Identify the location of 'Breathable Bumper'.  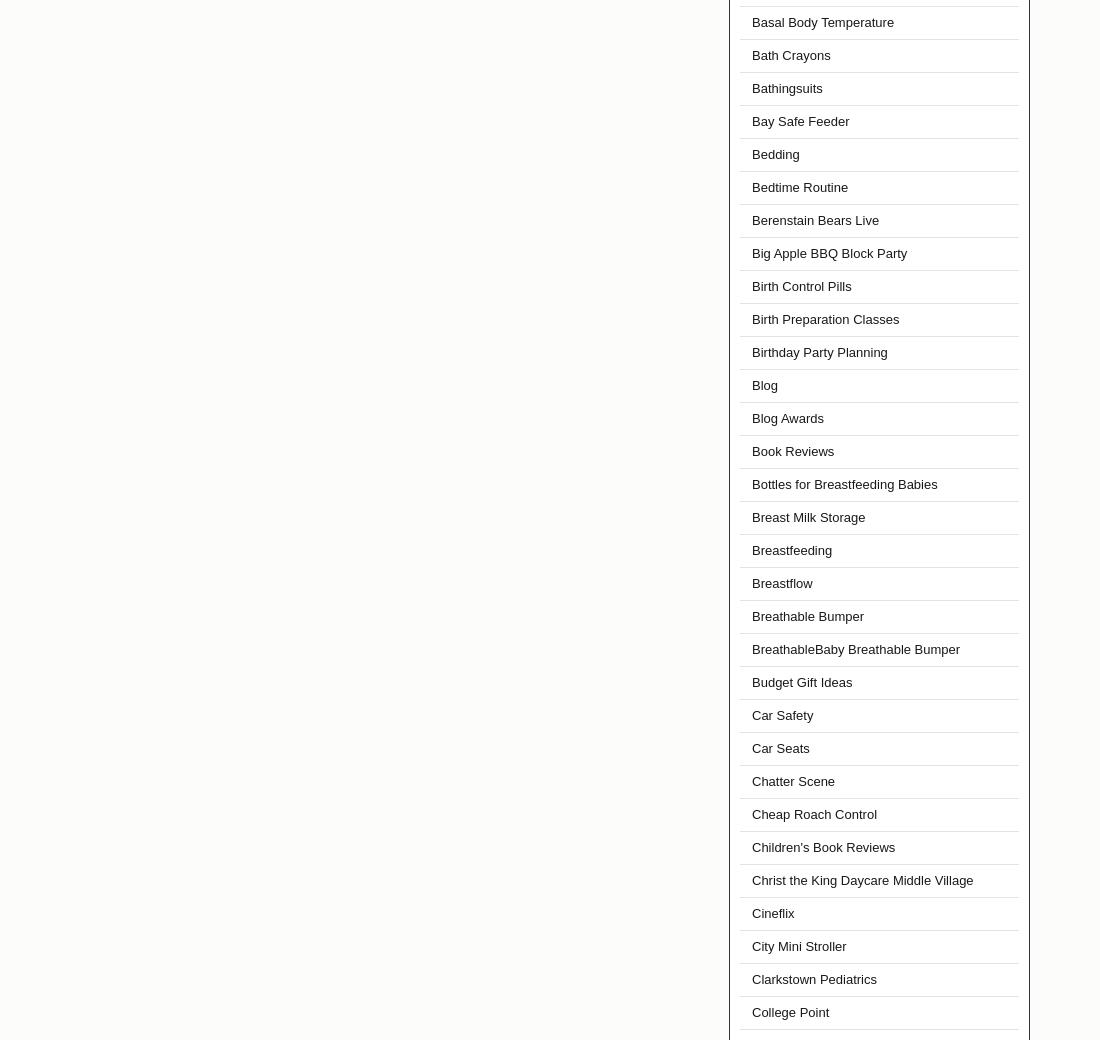
(807, 615).